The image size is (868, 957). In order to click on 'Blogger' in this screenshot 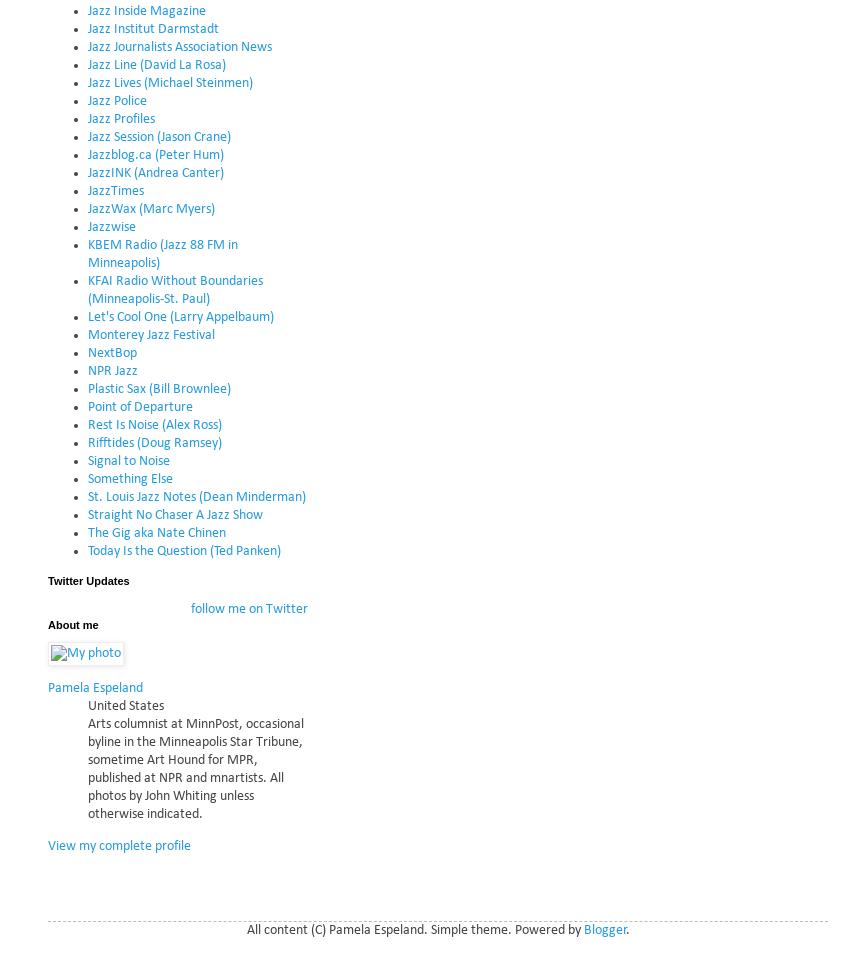, I will do `click(604, 929)`.